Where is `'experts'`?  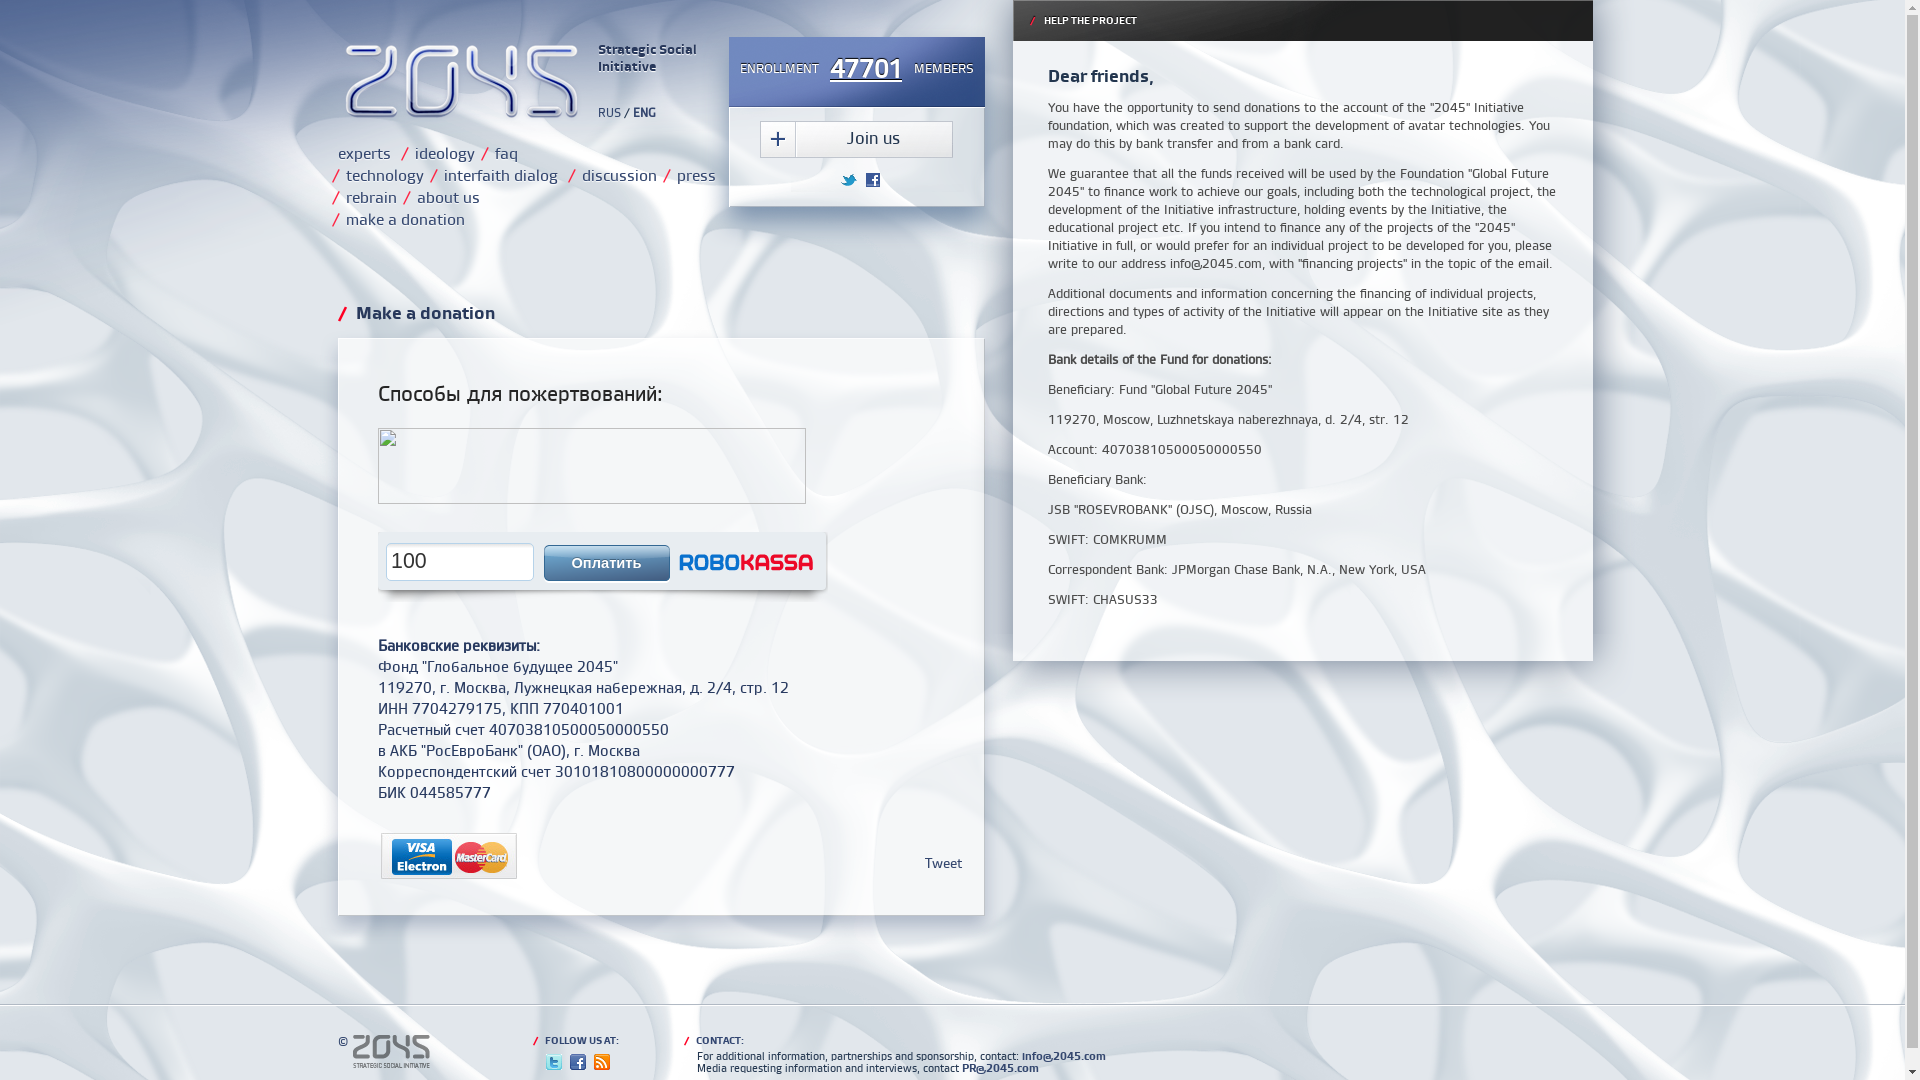 'experts' is located at coordinates (364, 152).